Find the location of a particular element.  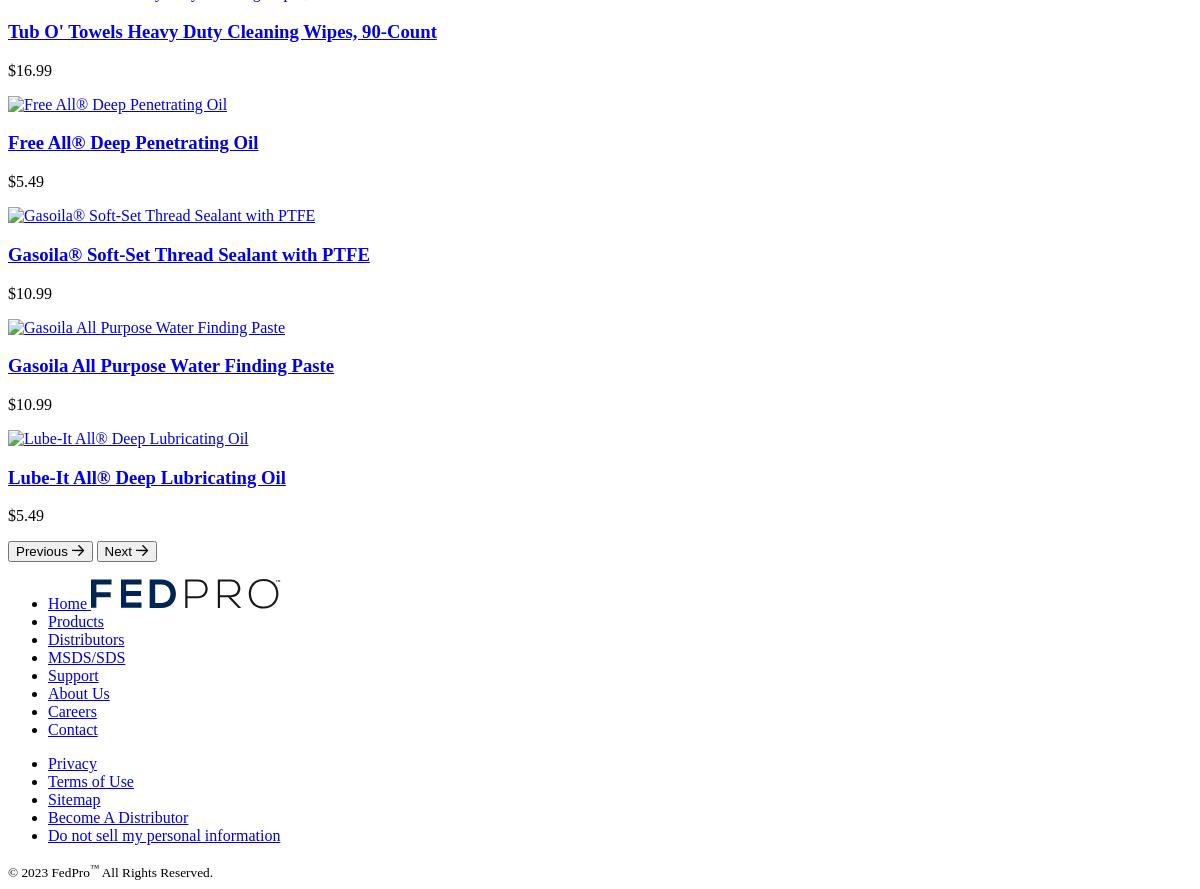

'Next' is located at coordinates (117, 551).